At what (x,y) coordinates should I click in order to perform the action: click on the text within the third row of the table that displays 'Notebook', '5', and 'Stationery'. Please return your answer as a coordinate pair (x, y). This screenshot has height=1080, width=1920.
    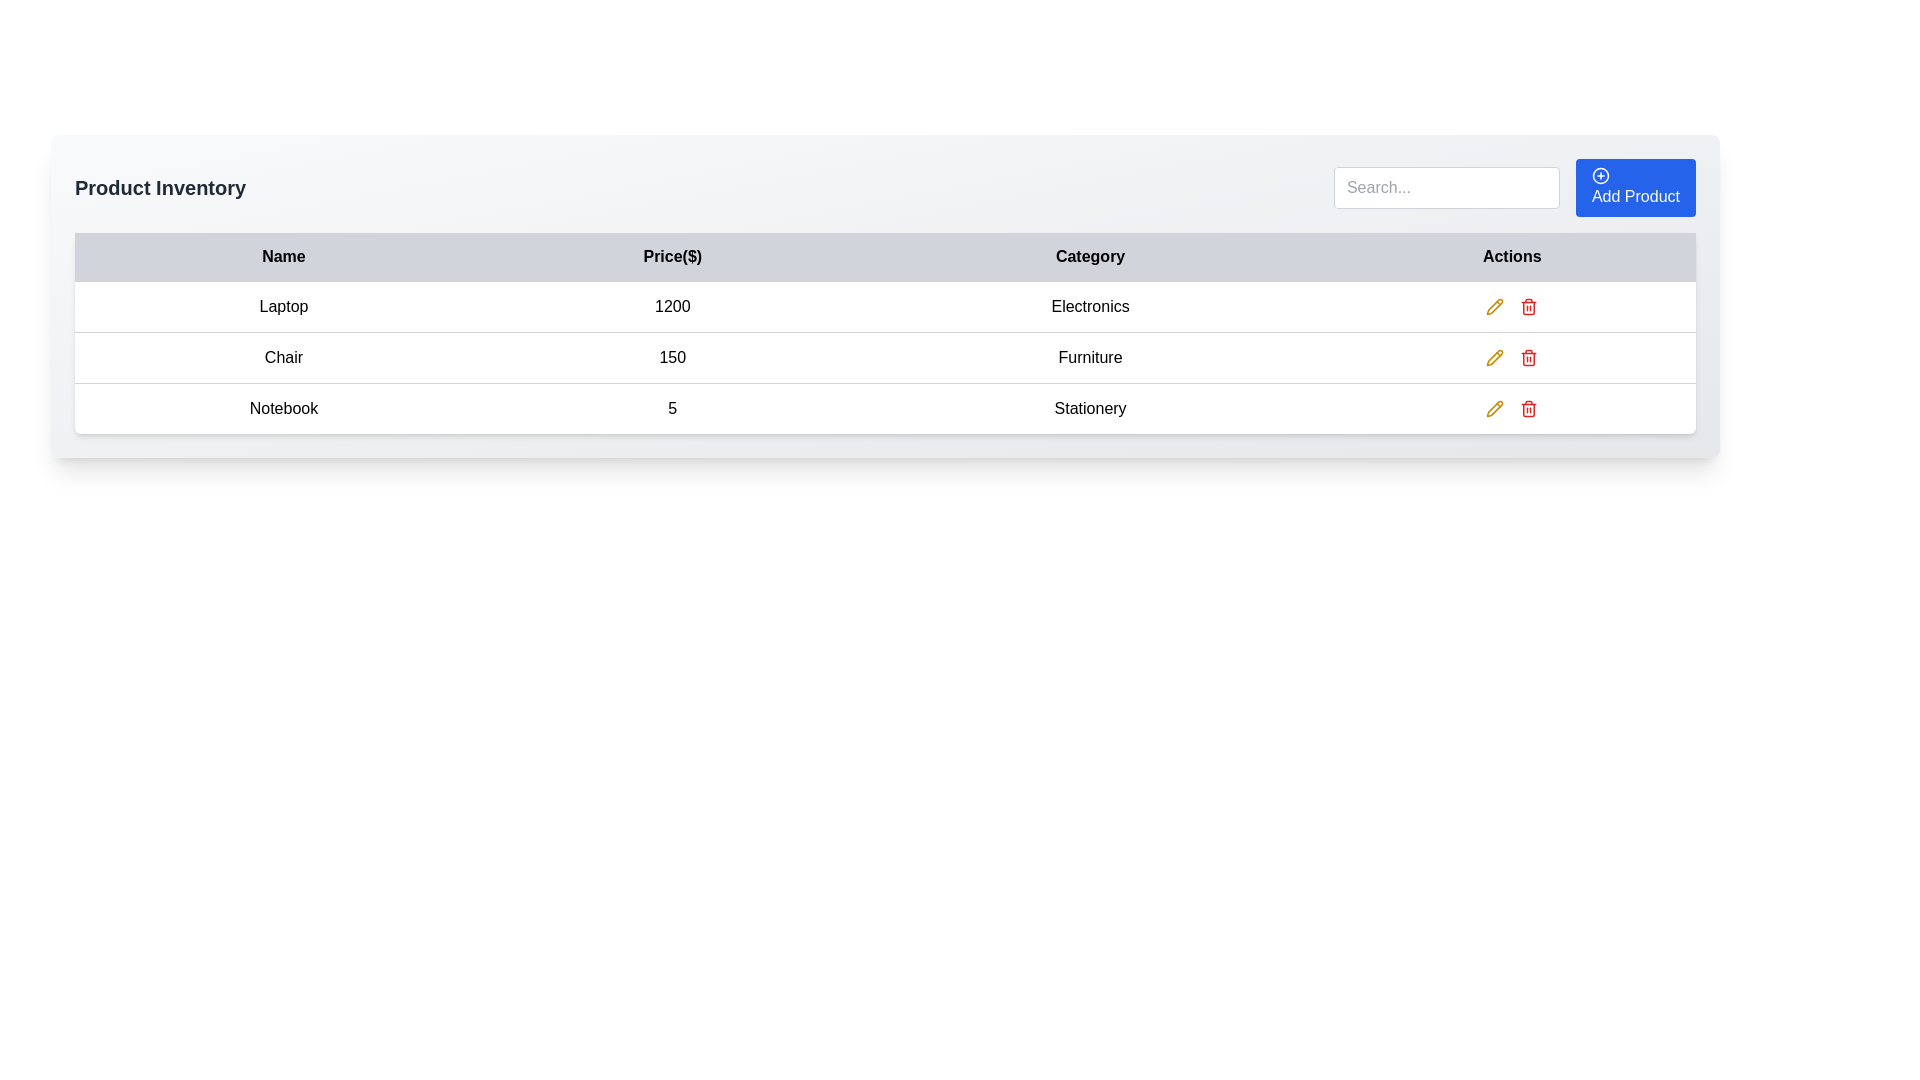
    Looking at the image, I should click on (884, 407).